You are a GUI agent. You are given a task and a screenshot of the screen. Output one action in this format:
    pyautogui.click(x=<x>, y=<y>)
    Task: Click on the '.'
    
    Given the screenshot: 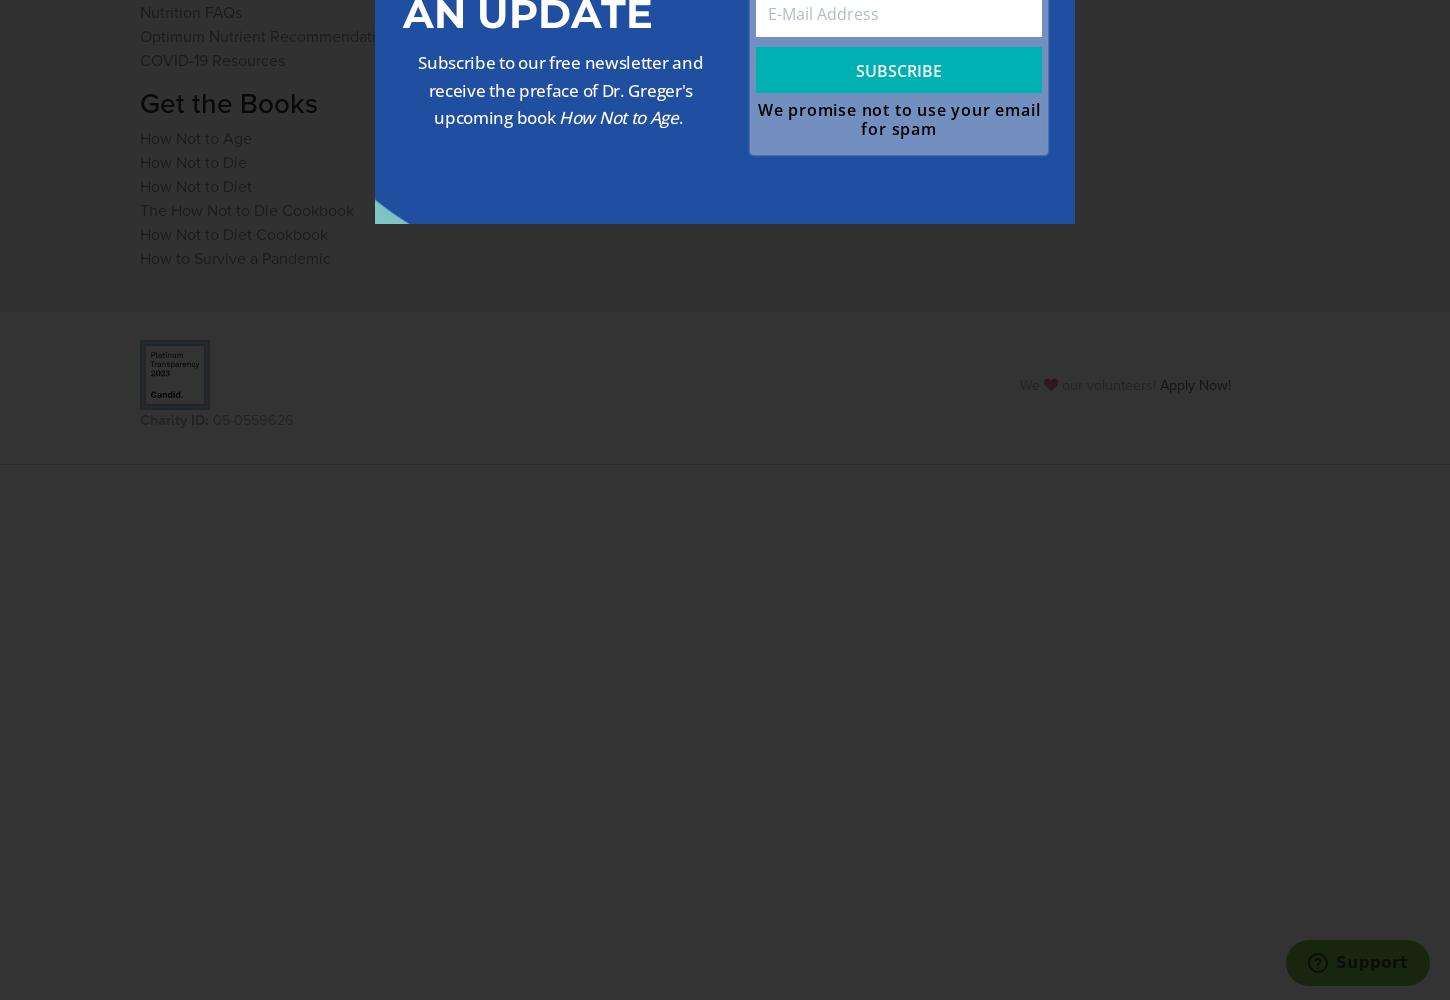 What is the action you would take?
    pyautogui.click(x=681, y=116)
    